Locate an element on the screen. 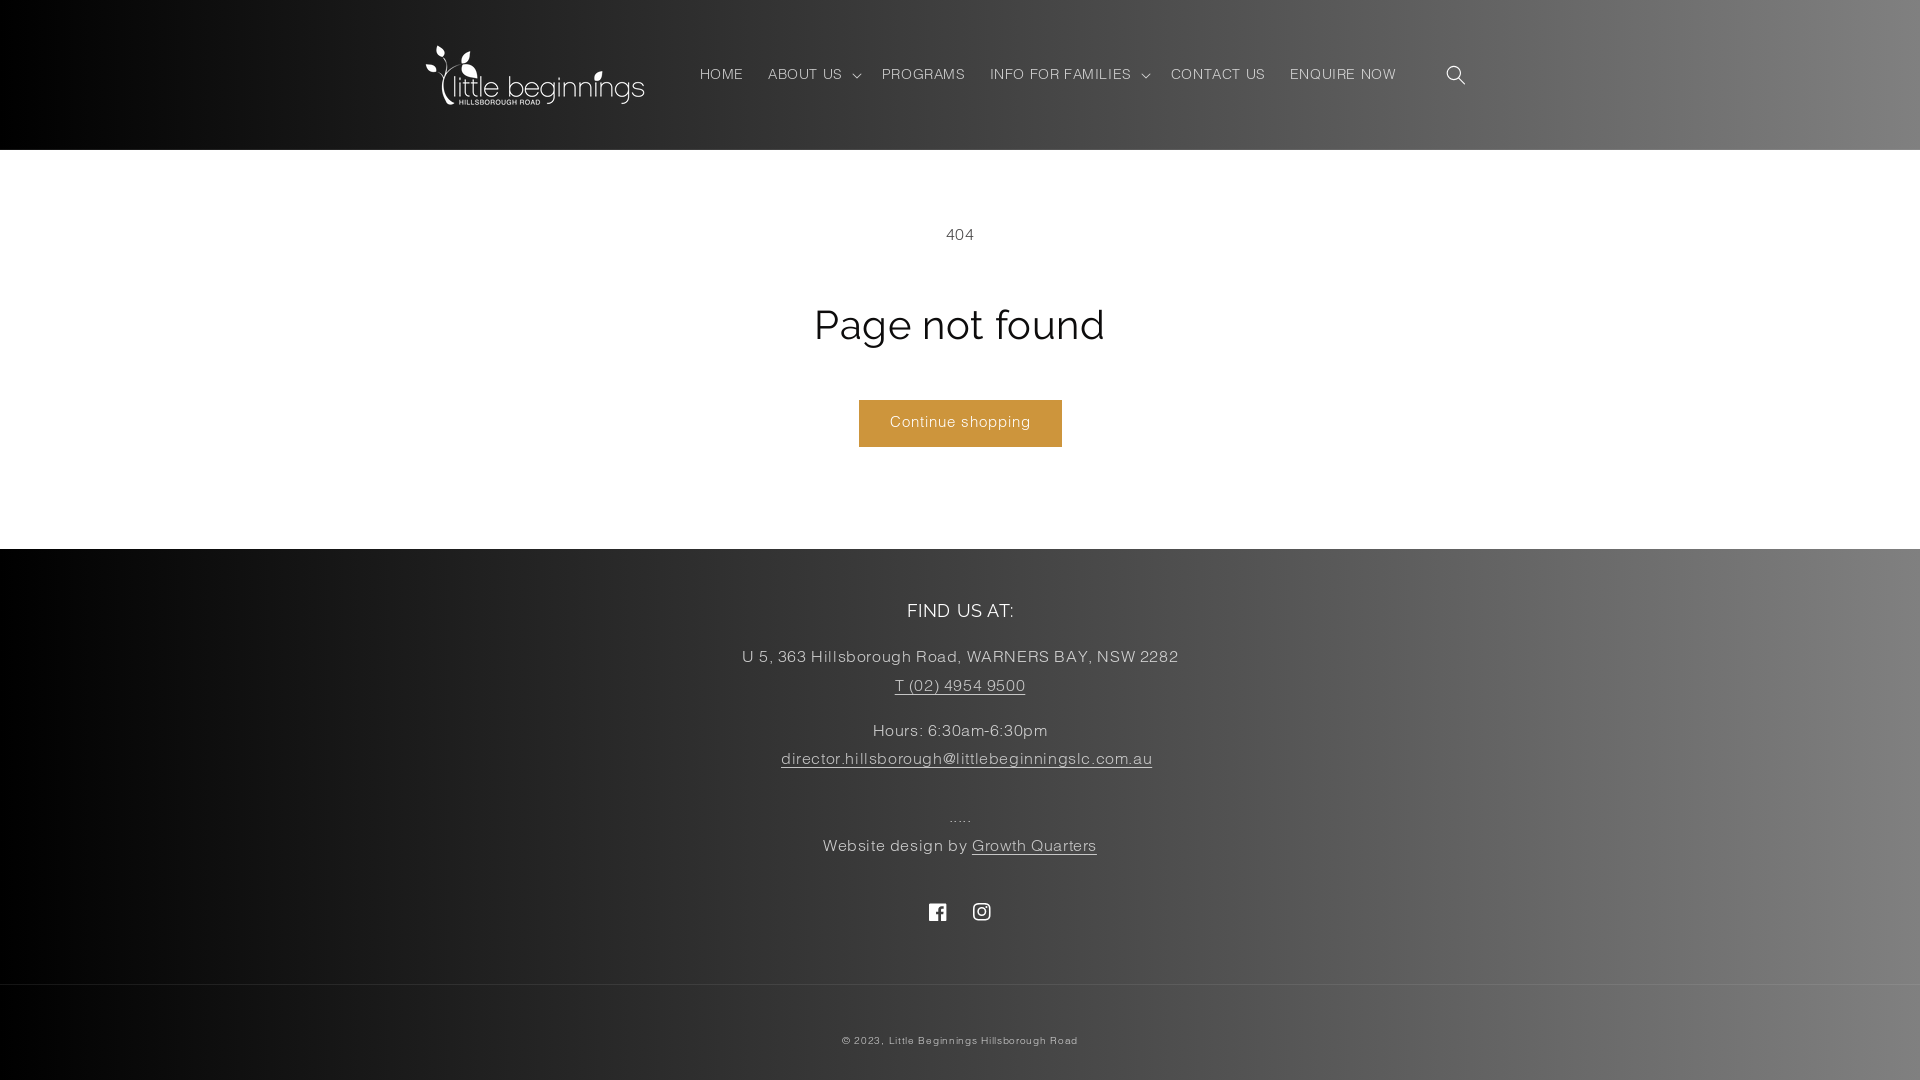 The height and width of the screenshot is (1080, 1920). 'Growth Quarters' is located at coordinates (1034, 844).